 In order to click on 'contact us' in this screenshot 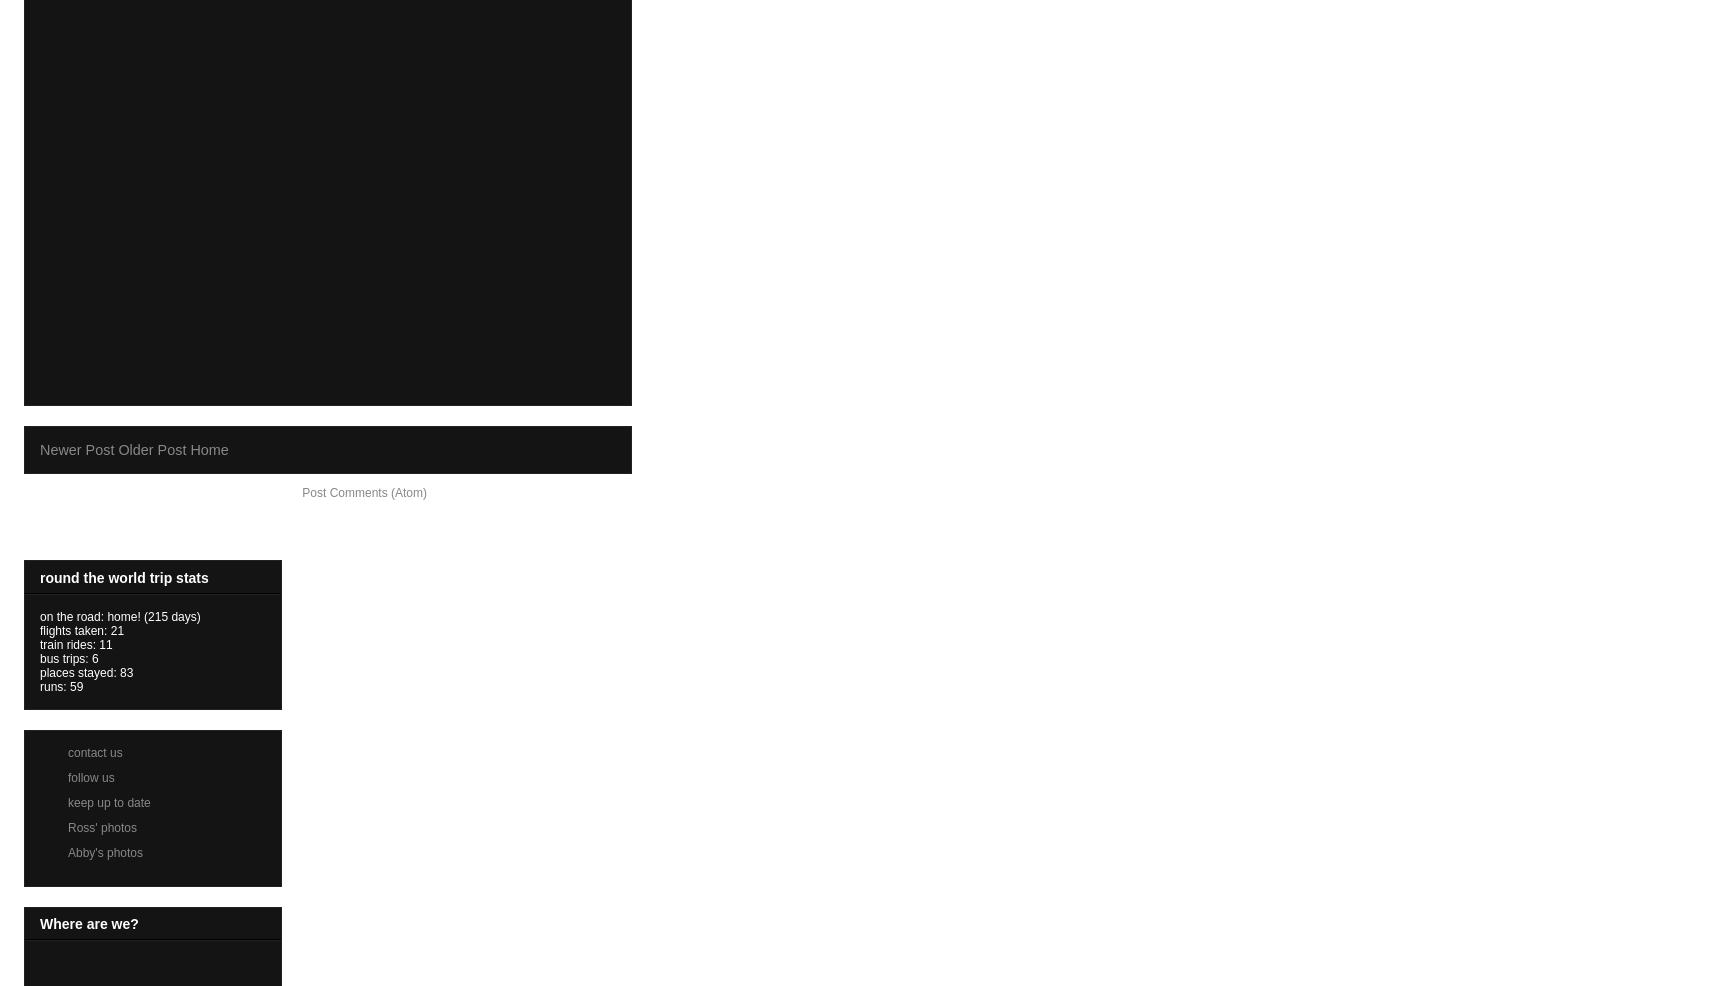, I will do `click(67, 752)`.